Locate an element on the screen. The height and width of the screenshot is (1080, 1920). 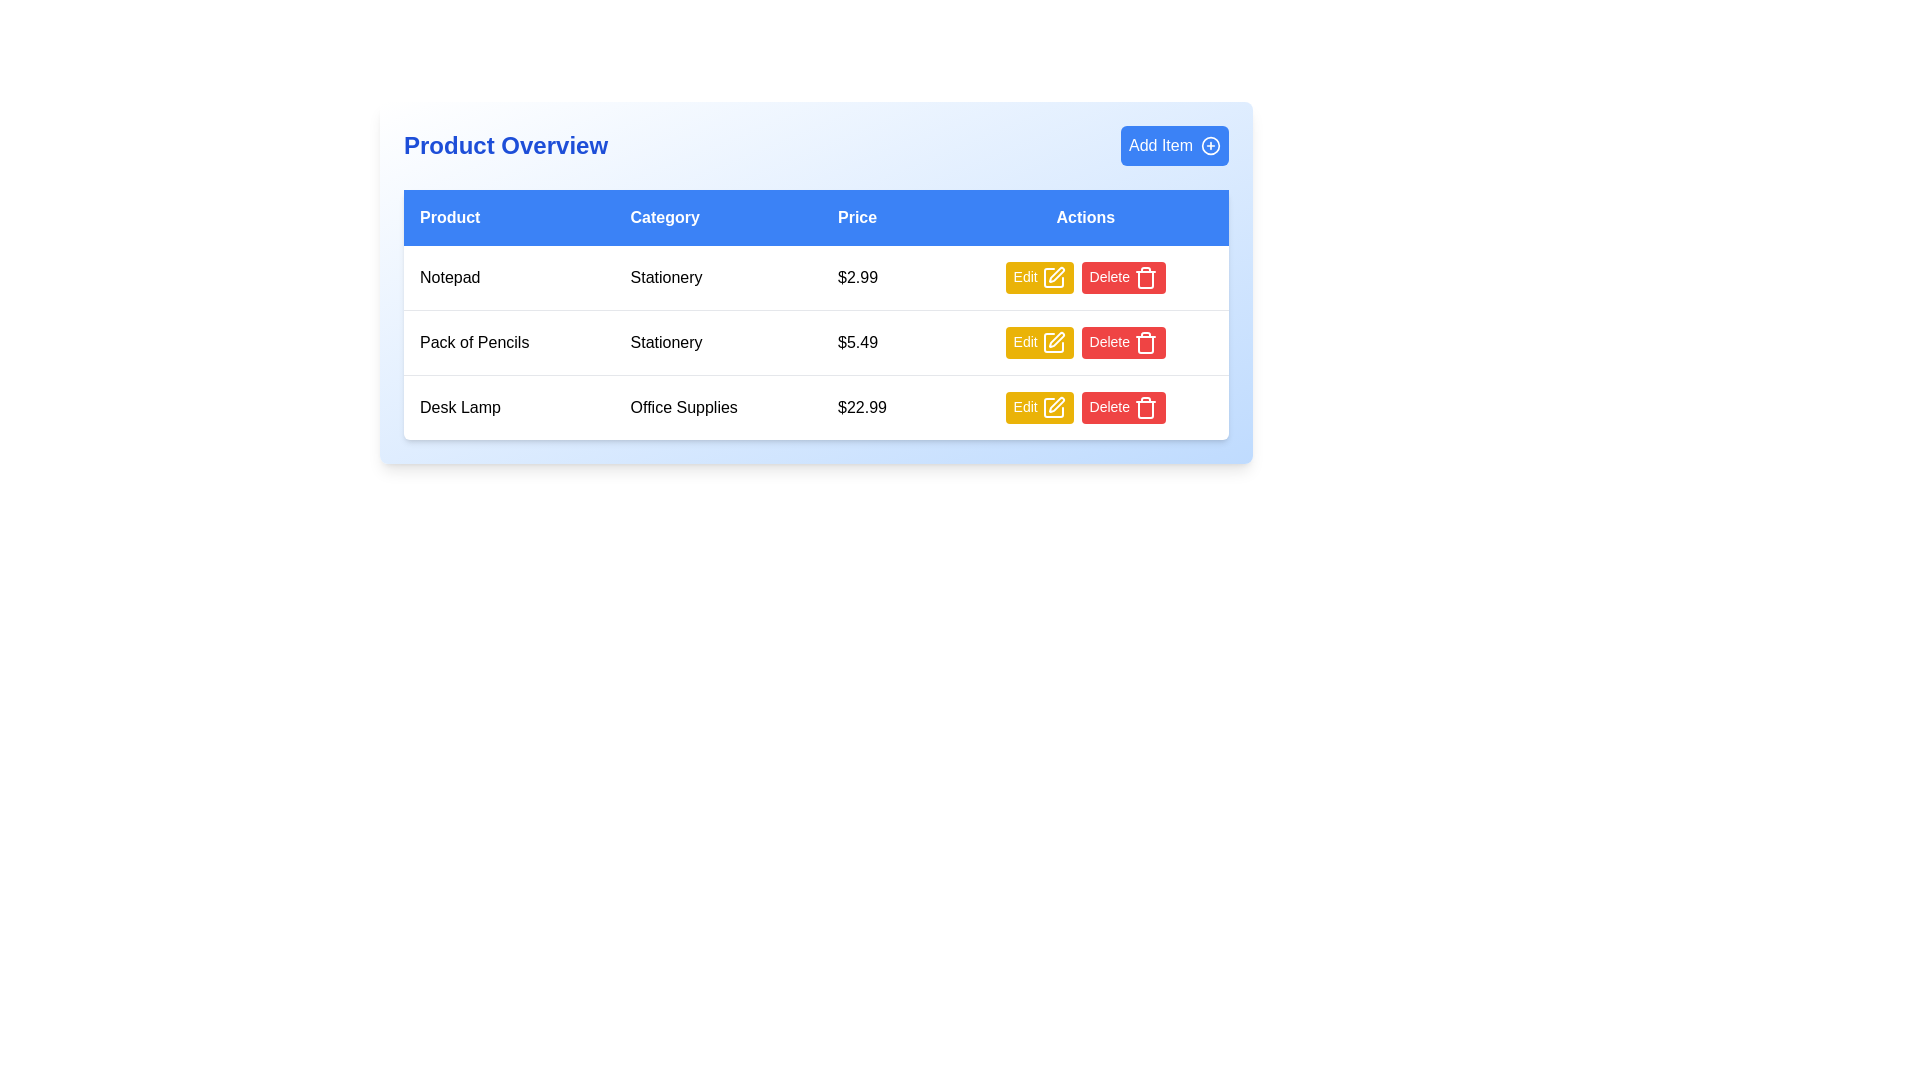
the 'Delete' icon located to the right of the 'Delete' button in the second row of the table is located at coordinates (1145, 277).